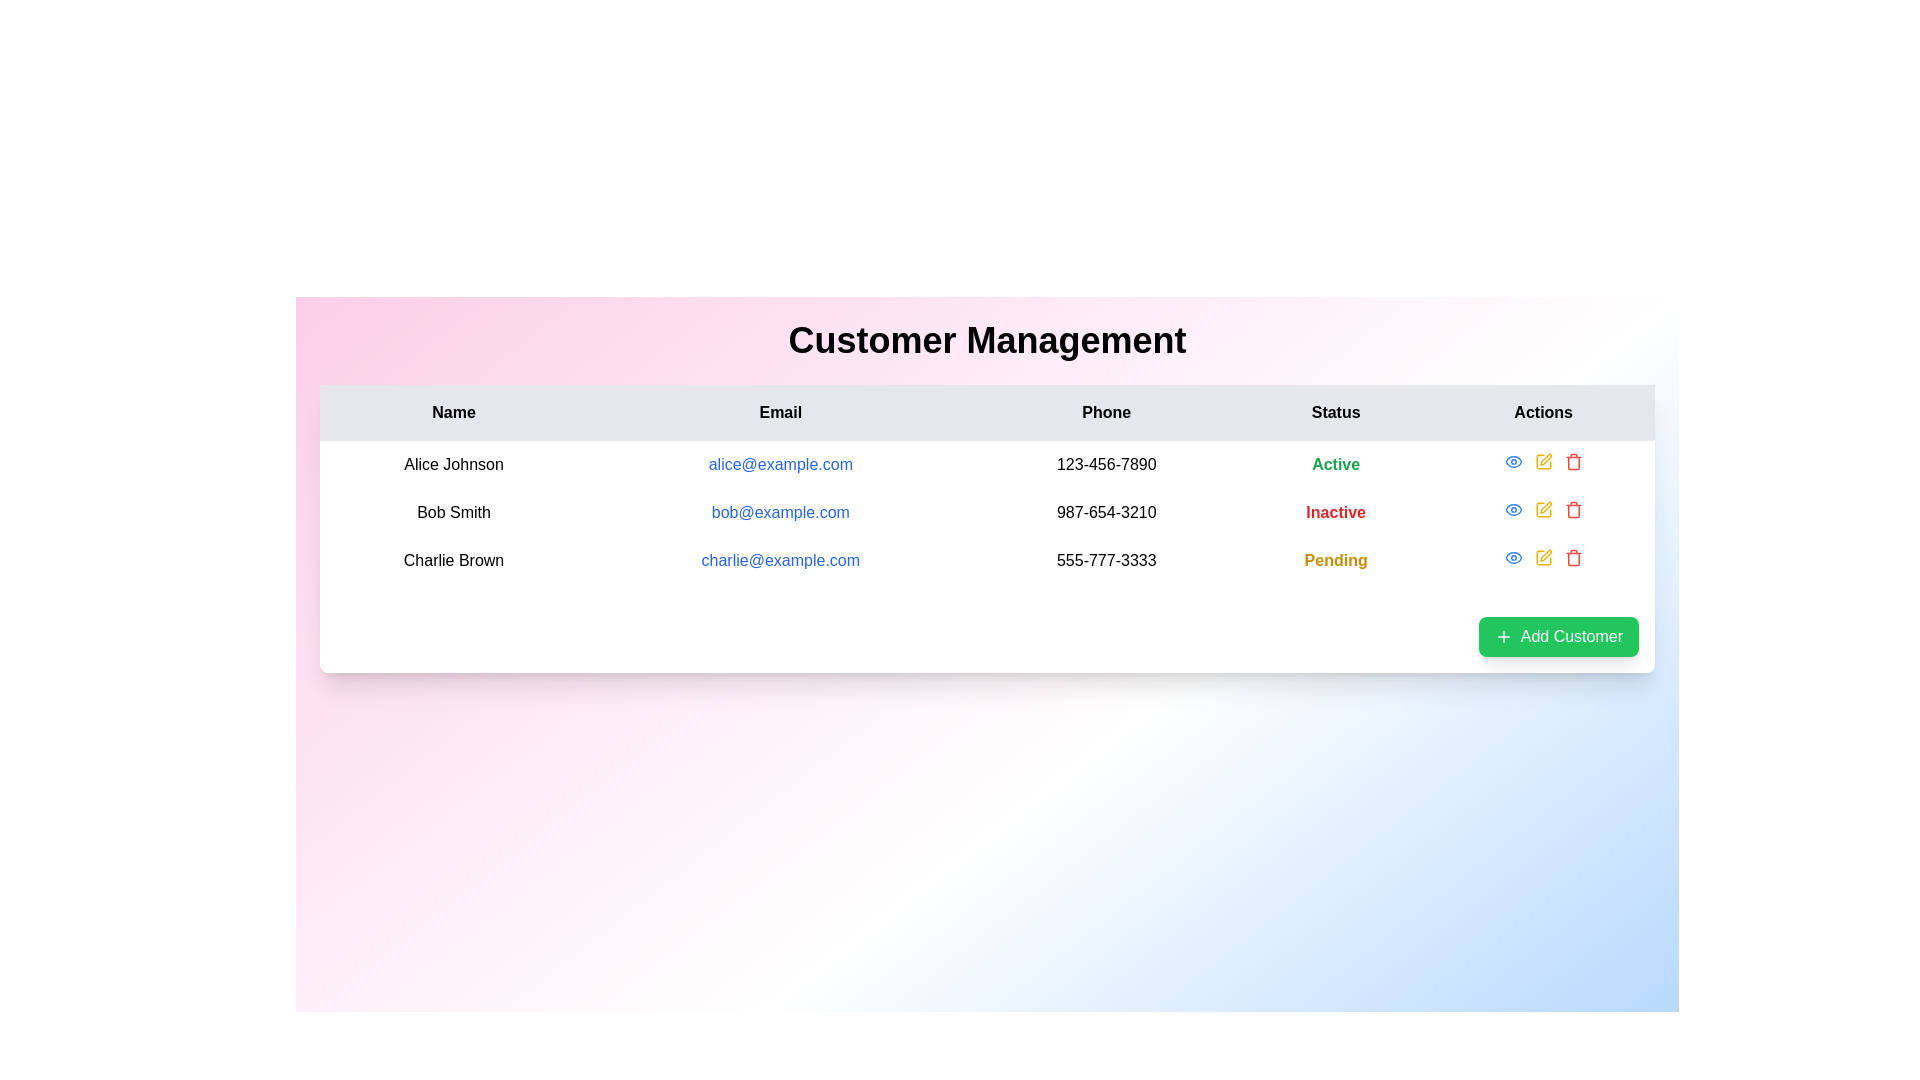 The width and height of the screenshot is (1920, 1080). What do you see at coordinates (453, 560) in the screenshot?
I see `the text label that identifies the customer 'Charlie Brown' in the third row of the table under the 'Name' column` at bounding box center [453, 560].